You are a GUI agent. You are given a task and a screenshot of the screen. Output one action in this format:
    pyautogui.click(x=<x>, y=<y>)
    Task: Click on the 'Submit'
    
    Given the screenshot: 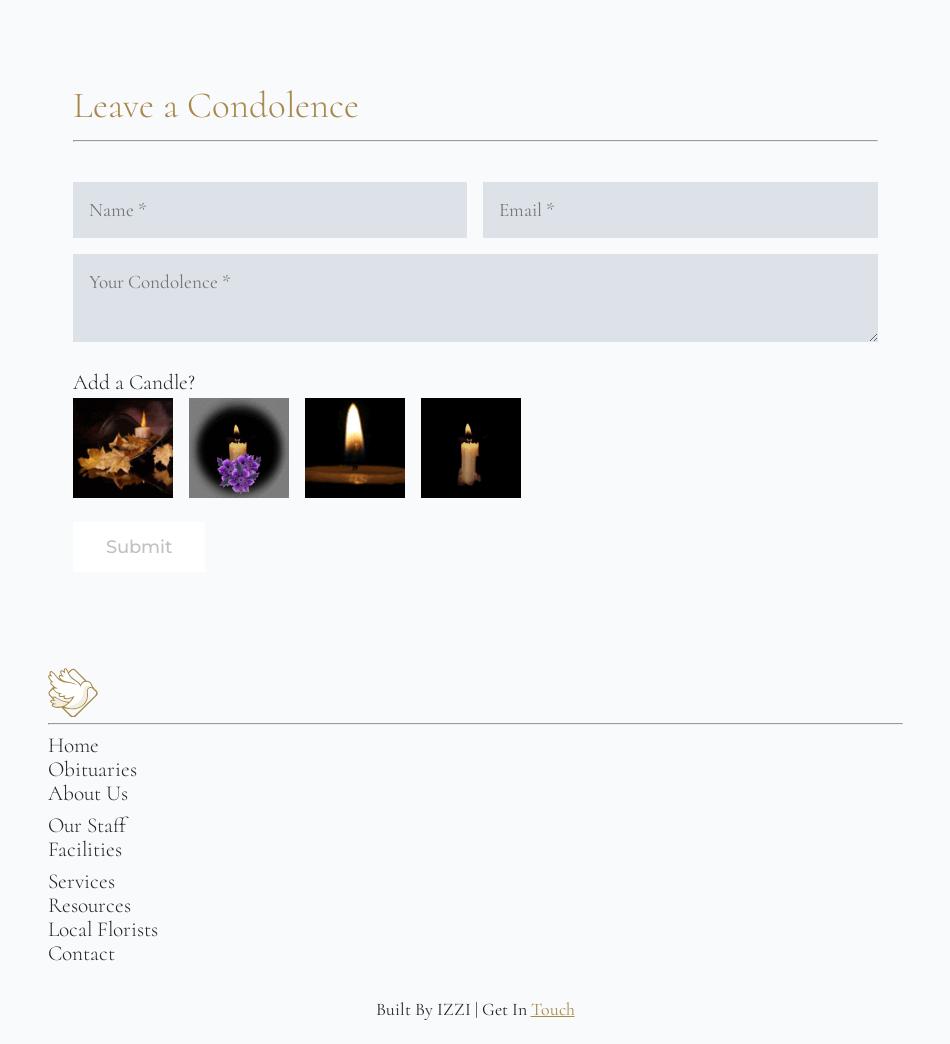 What is the action you would take?
    pyautogui.click(x=138, y=545)
    